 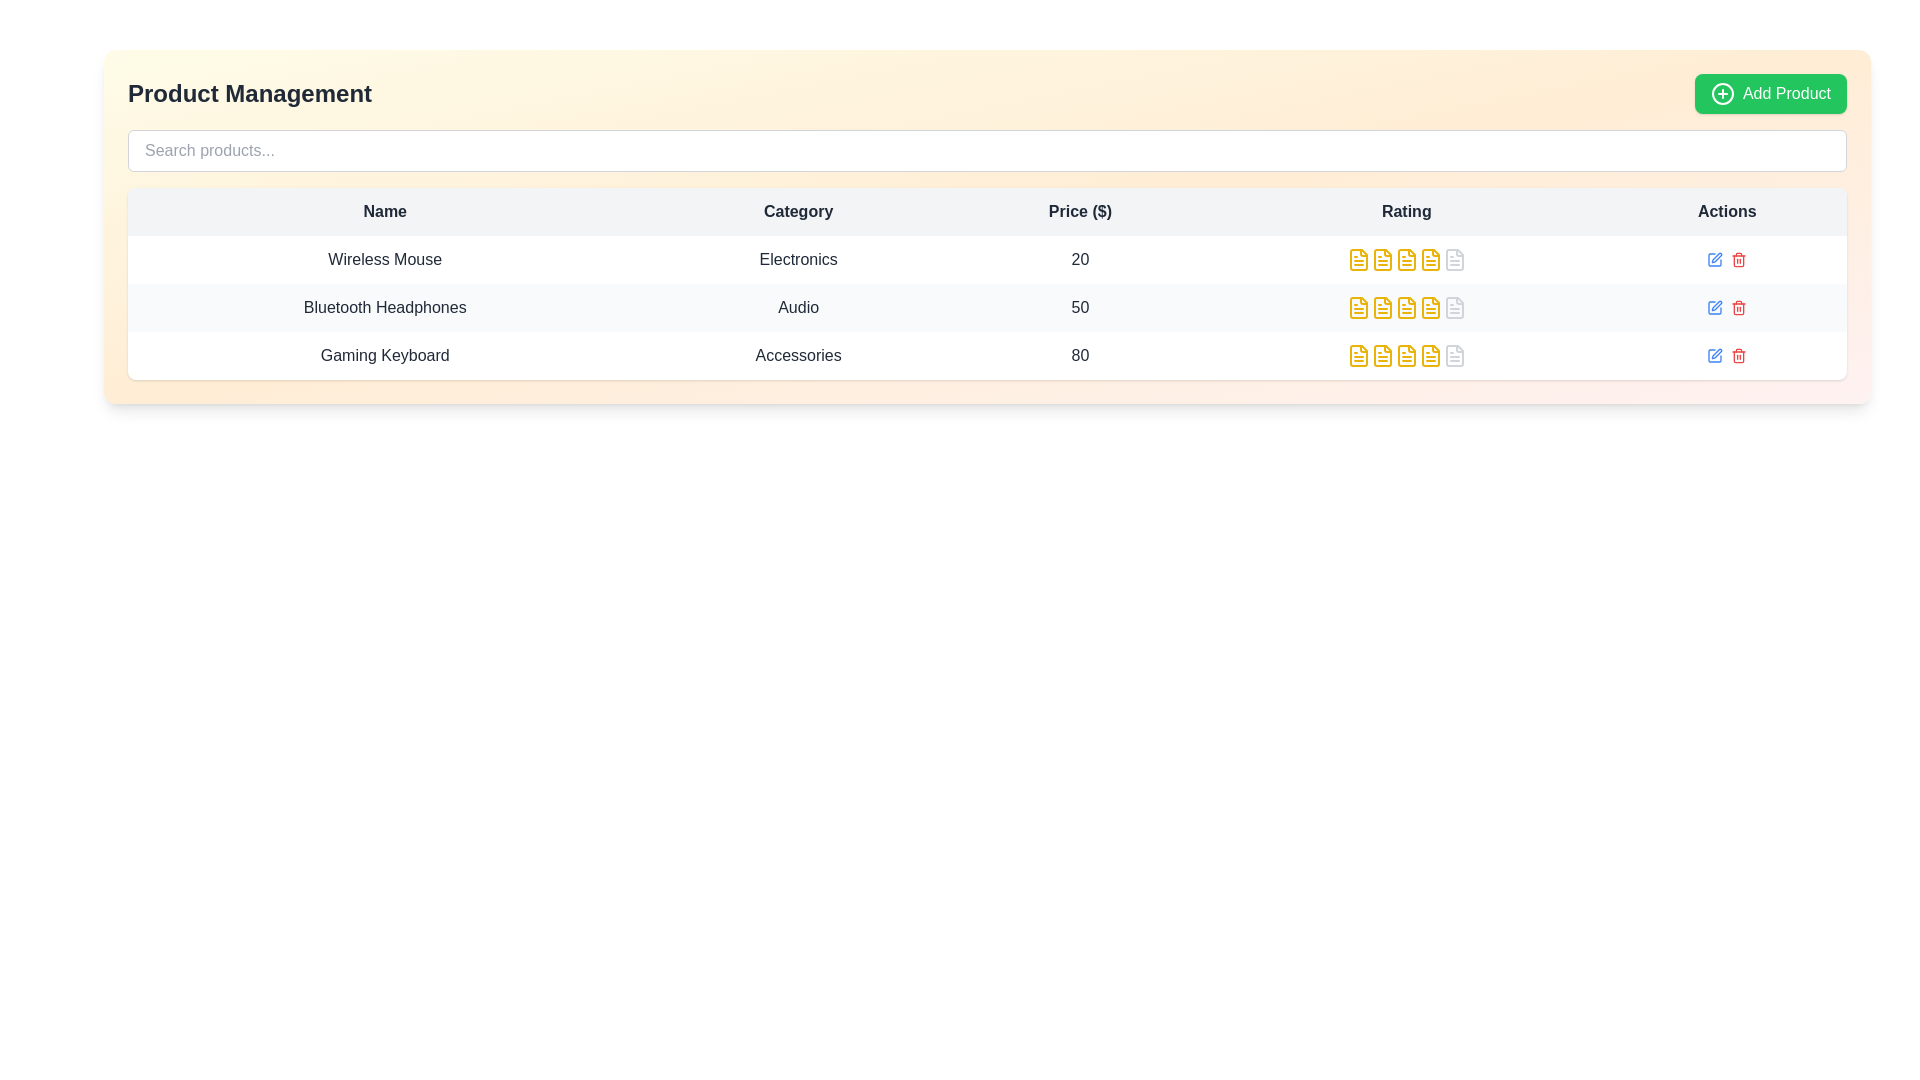 I want to click on the graphical icon representing a document in the 'Rating' column of the product management table for 'Bluetooth Headphones', so click(x=1405, y=308).